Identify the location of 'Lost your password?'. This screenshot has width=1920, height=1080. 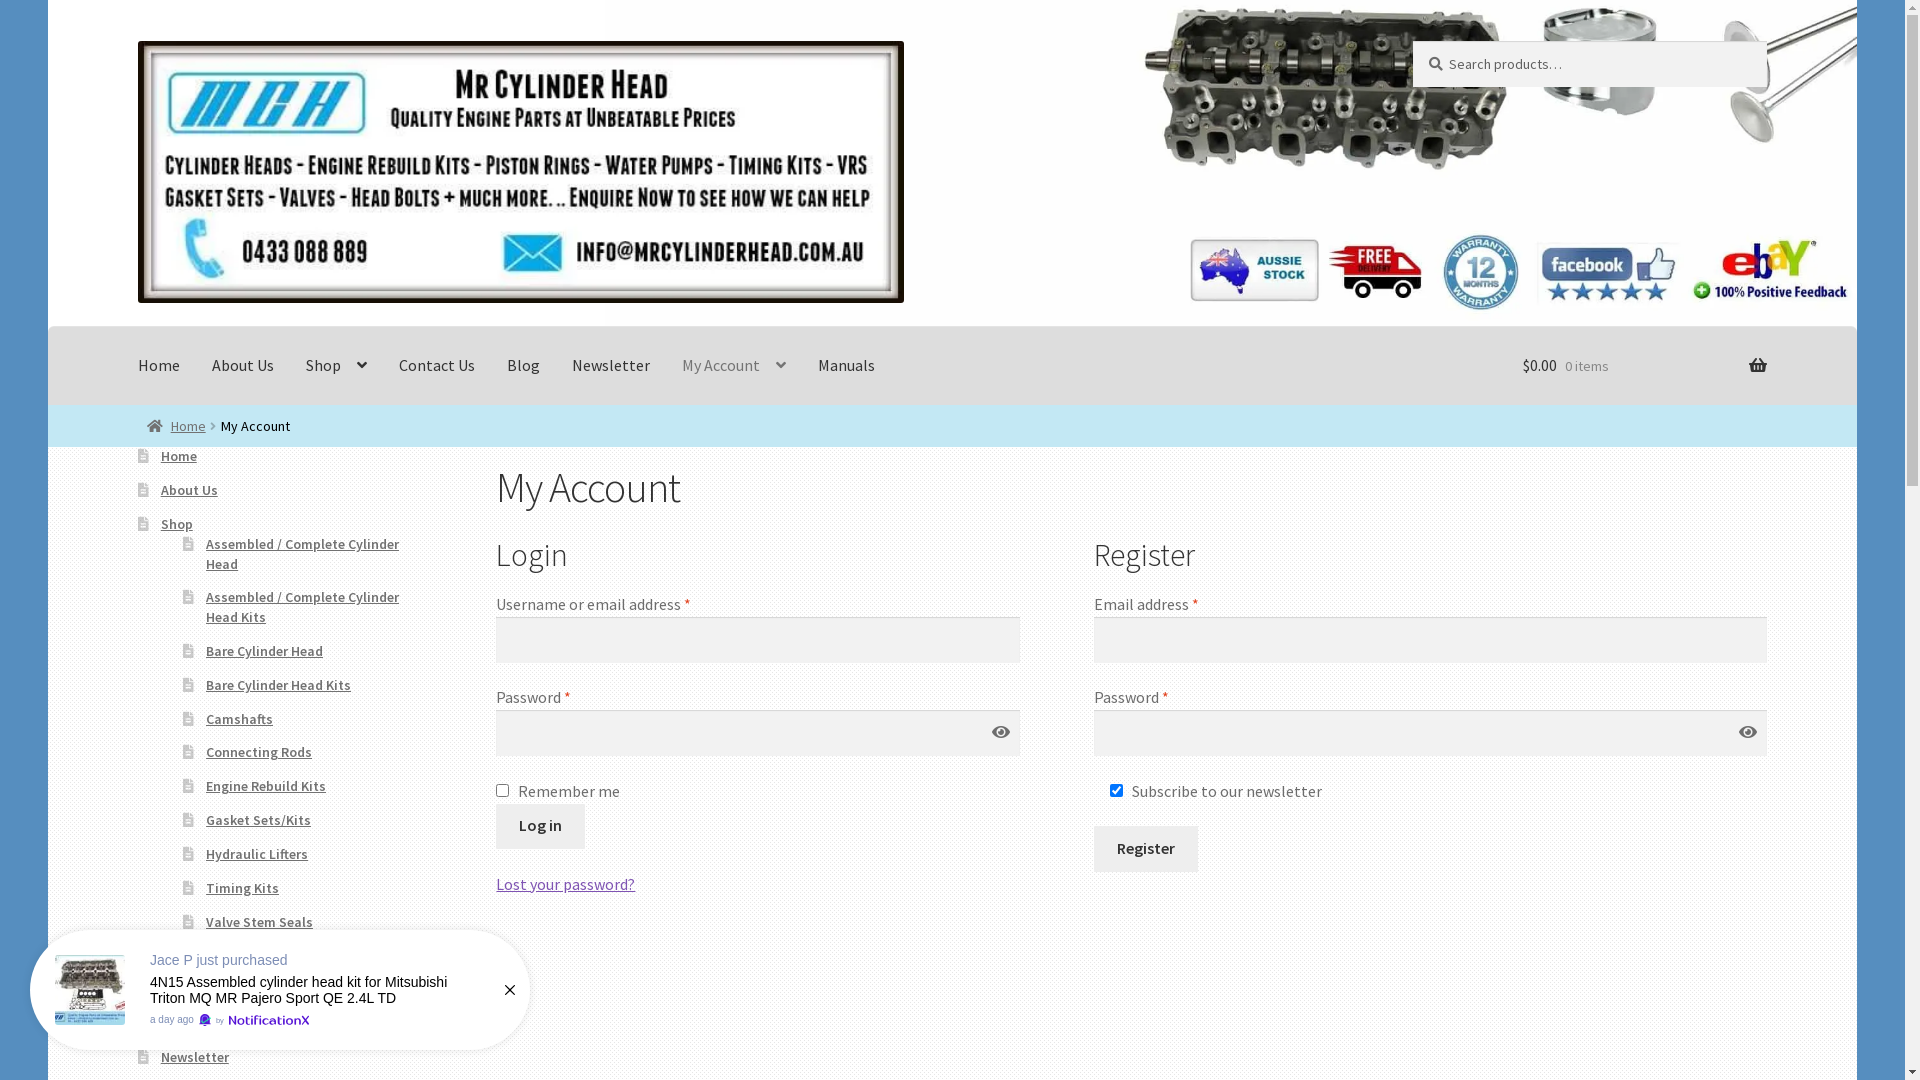
(564, 882).